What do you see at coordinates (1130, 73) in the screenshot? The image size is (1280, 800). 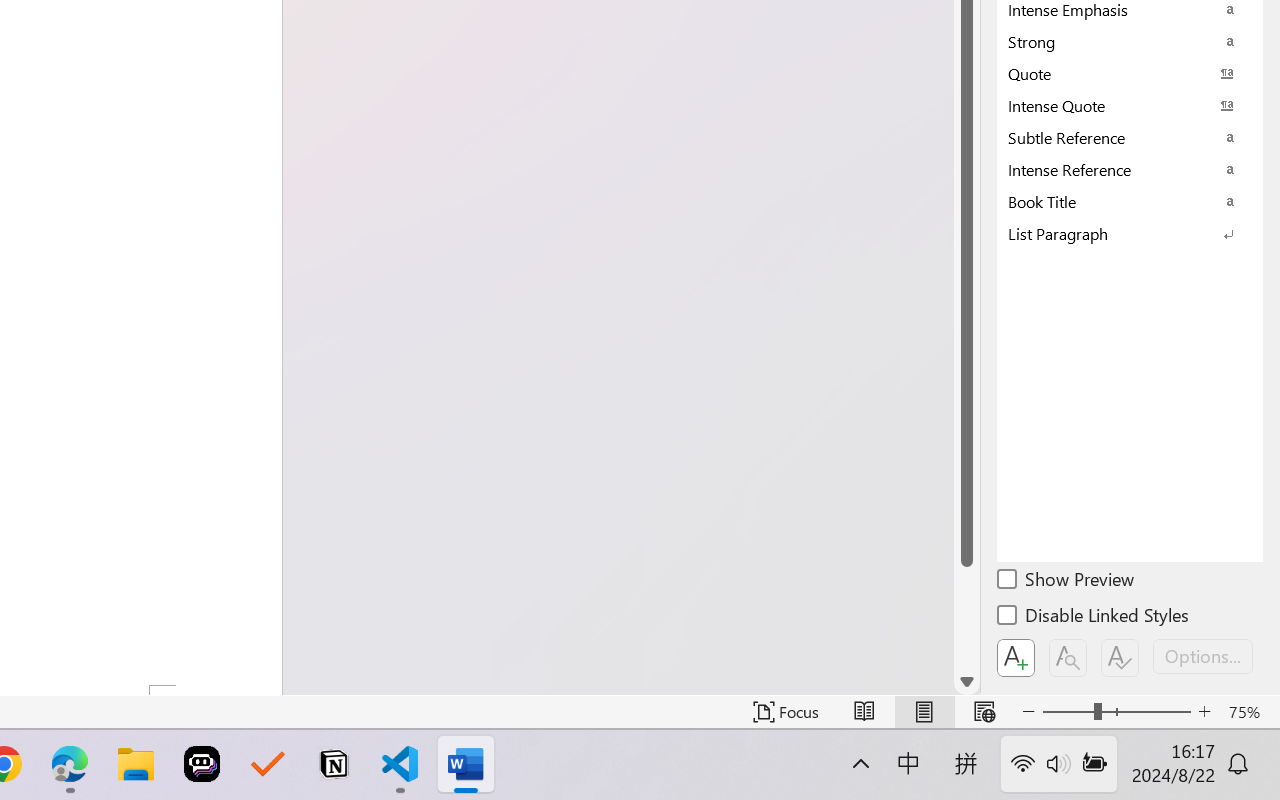 I see `'Quote'` at bounding box center [1130, 73].